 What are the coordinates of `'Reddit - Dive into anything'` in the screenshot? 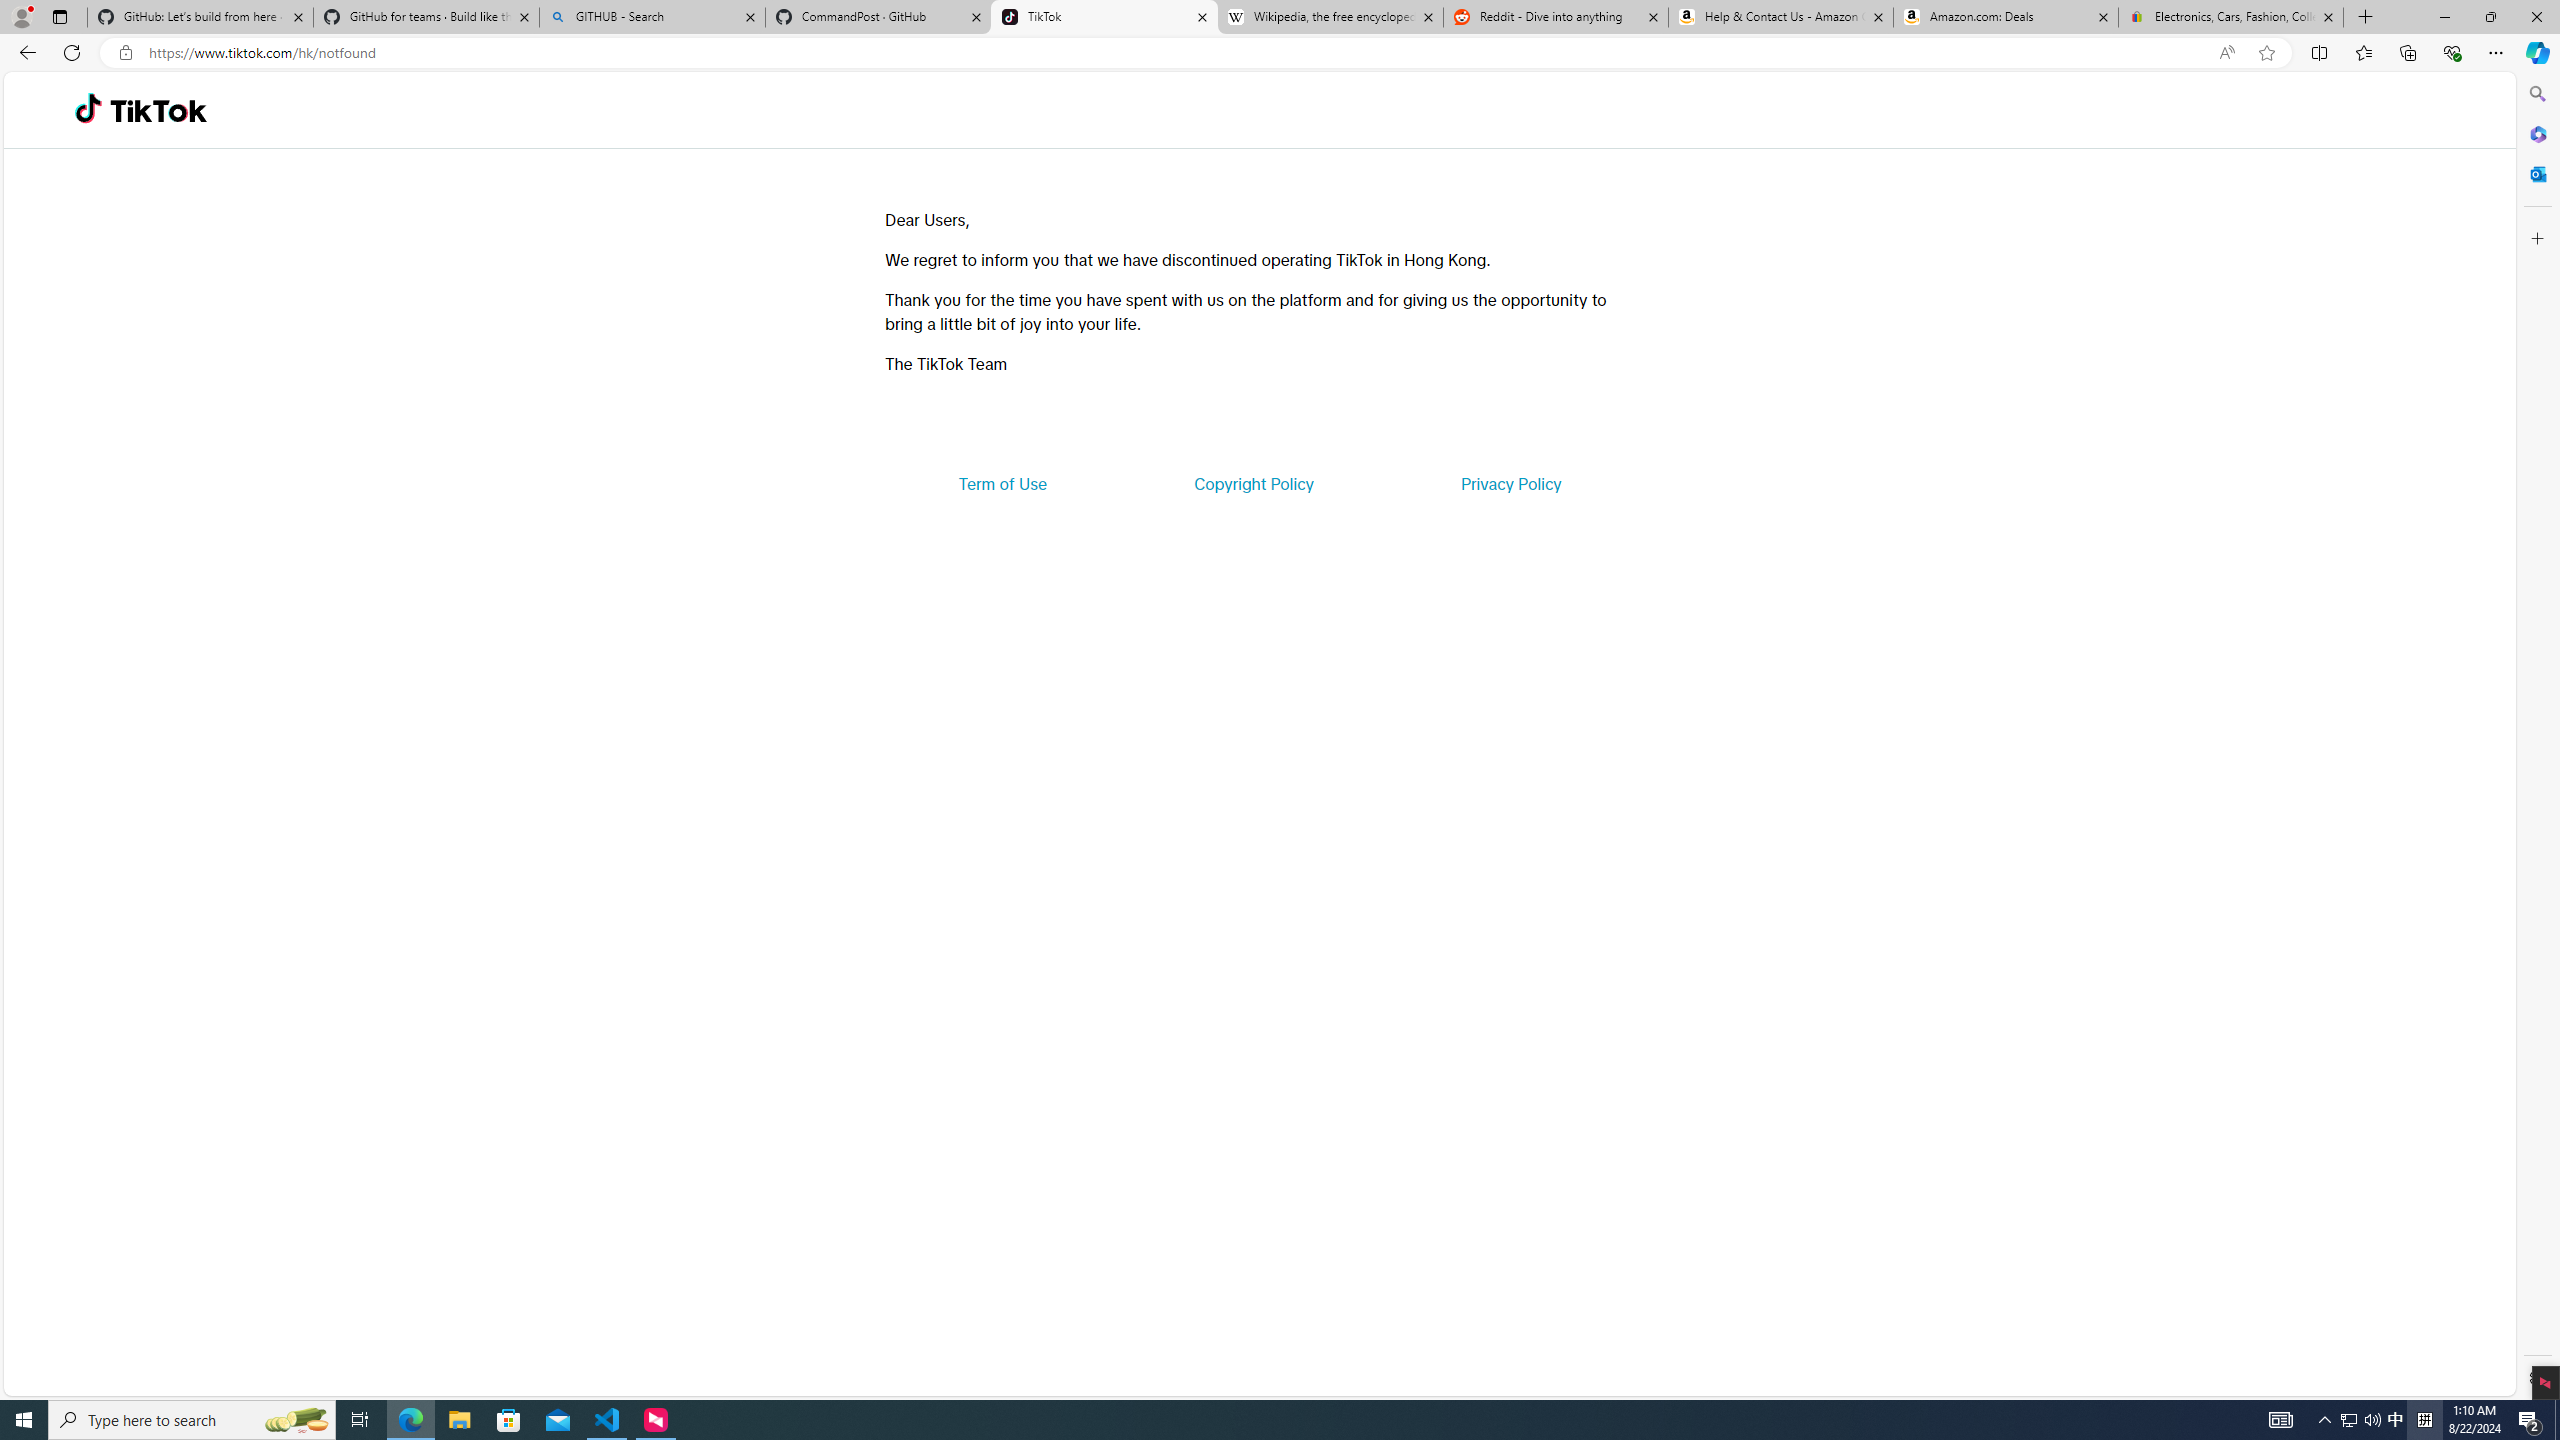 It's located at (1556, 16).